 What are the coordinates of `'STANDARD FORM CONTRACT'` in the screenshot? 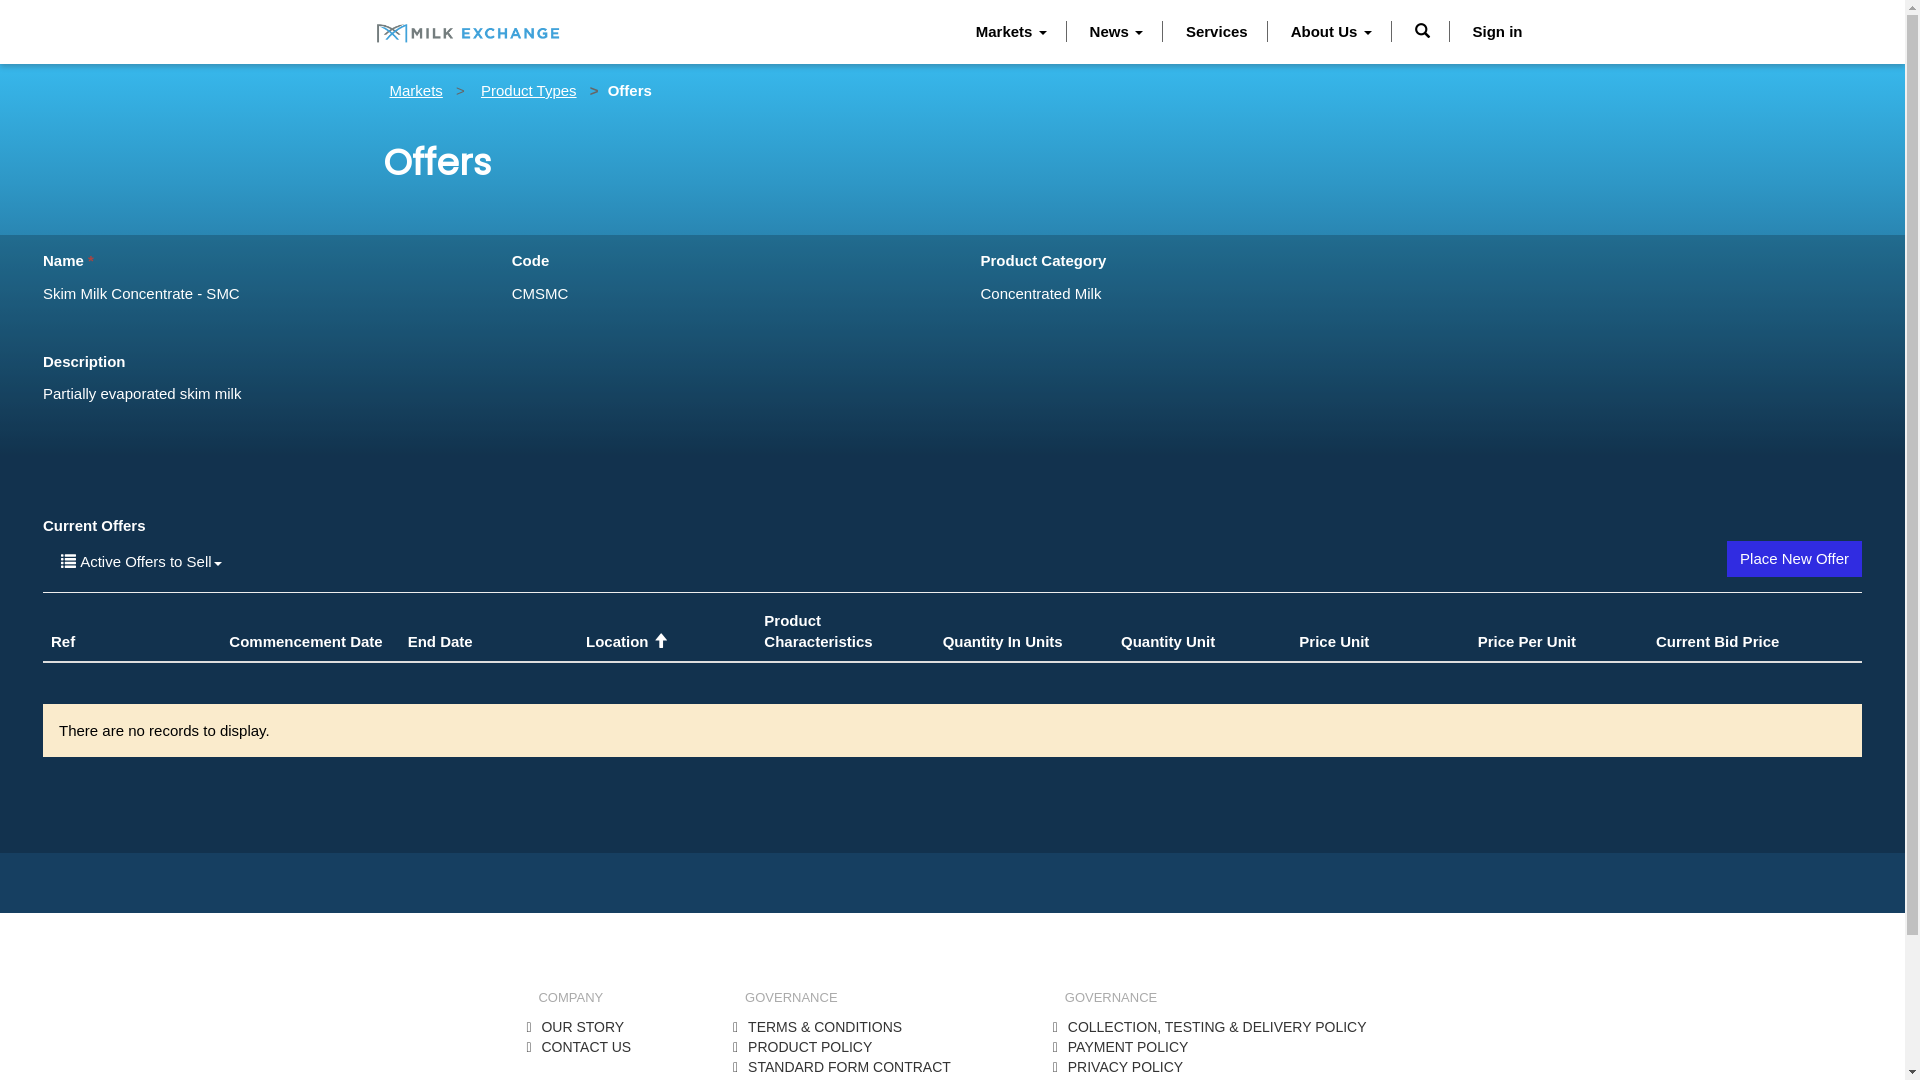 It's located at (849, 1066).